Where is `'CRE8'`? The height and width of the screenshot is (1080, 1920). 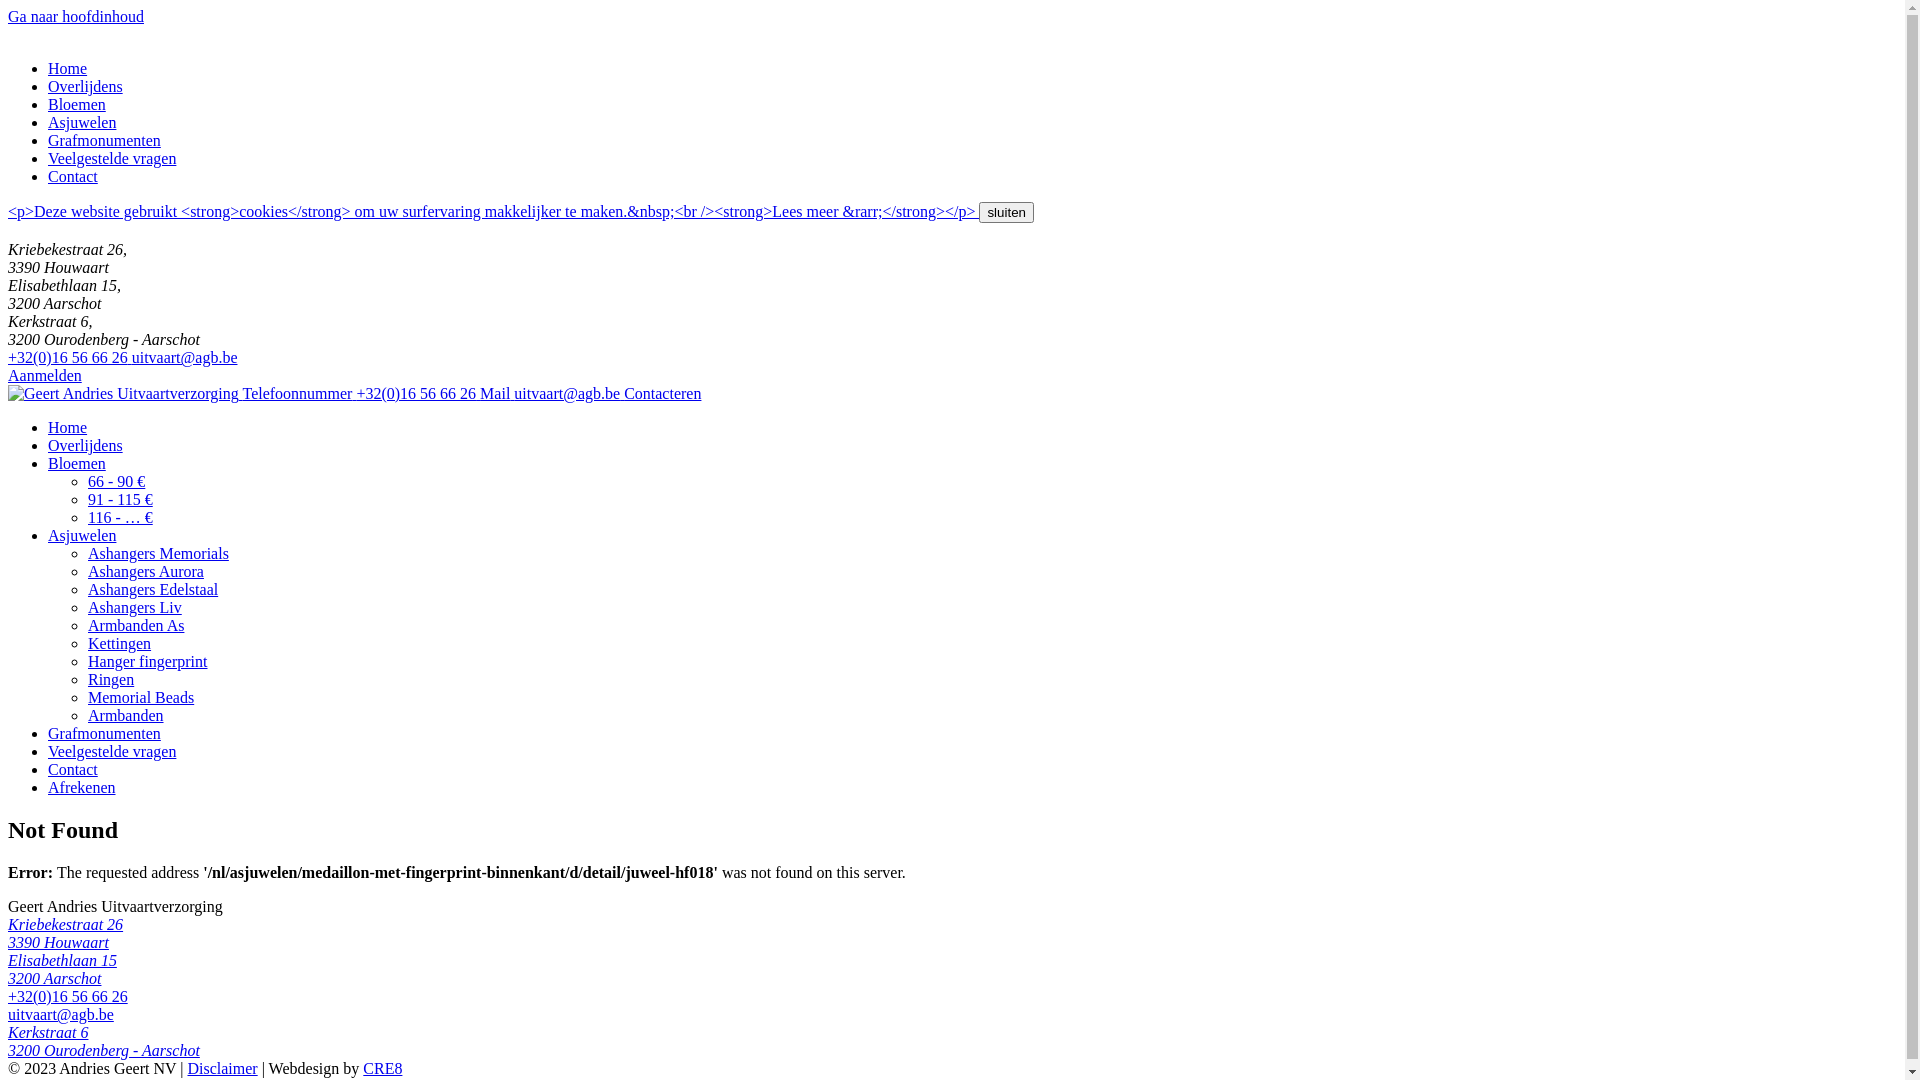
'CRE8' is located at coordinates (382, 1067).